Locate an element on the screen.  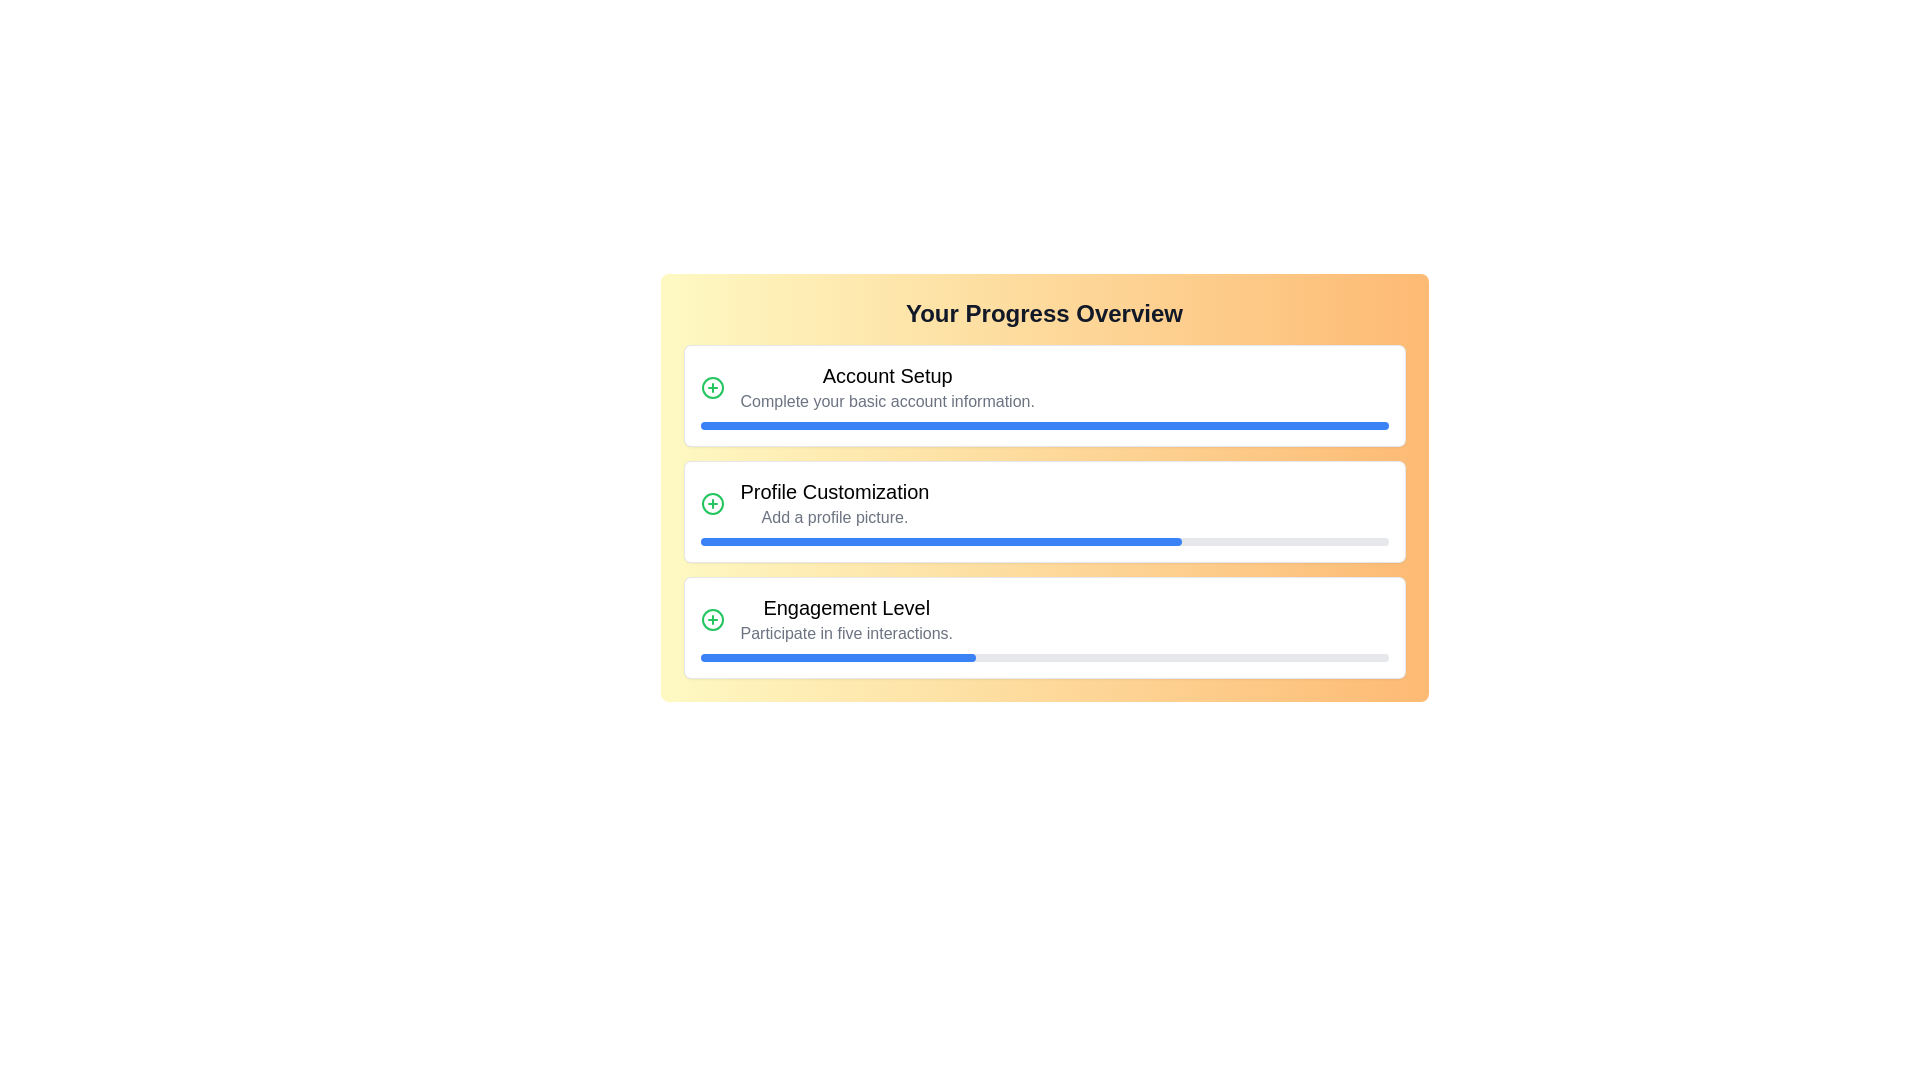
the informational card with a progress indicator, which is the first card in the vertical stack within the 'Your Progress Overview' panel is located at coordinates (1043, 396).